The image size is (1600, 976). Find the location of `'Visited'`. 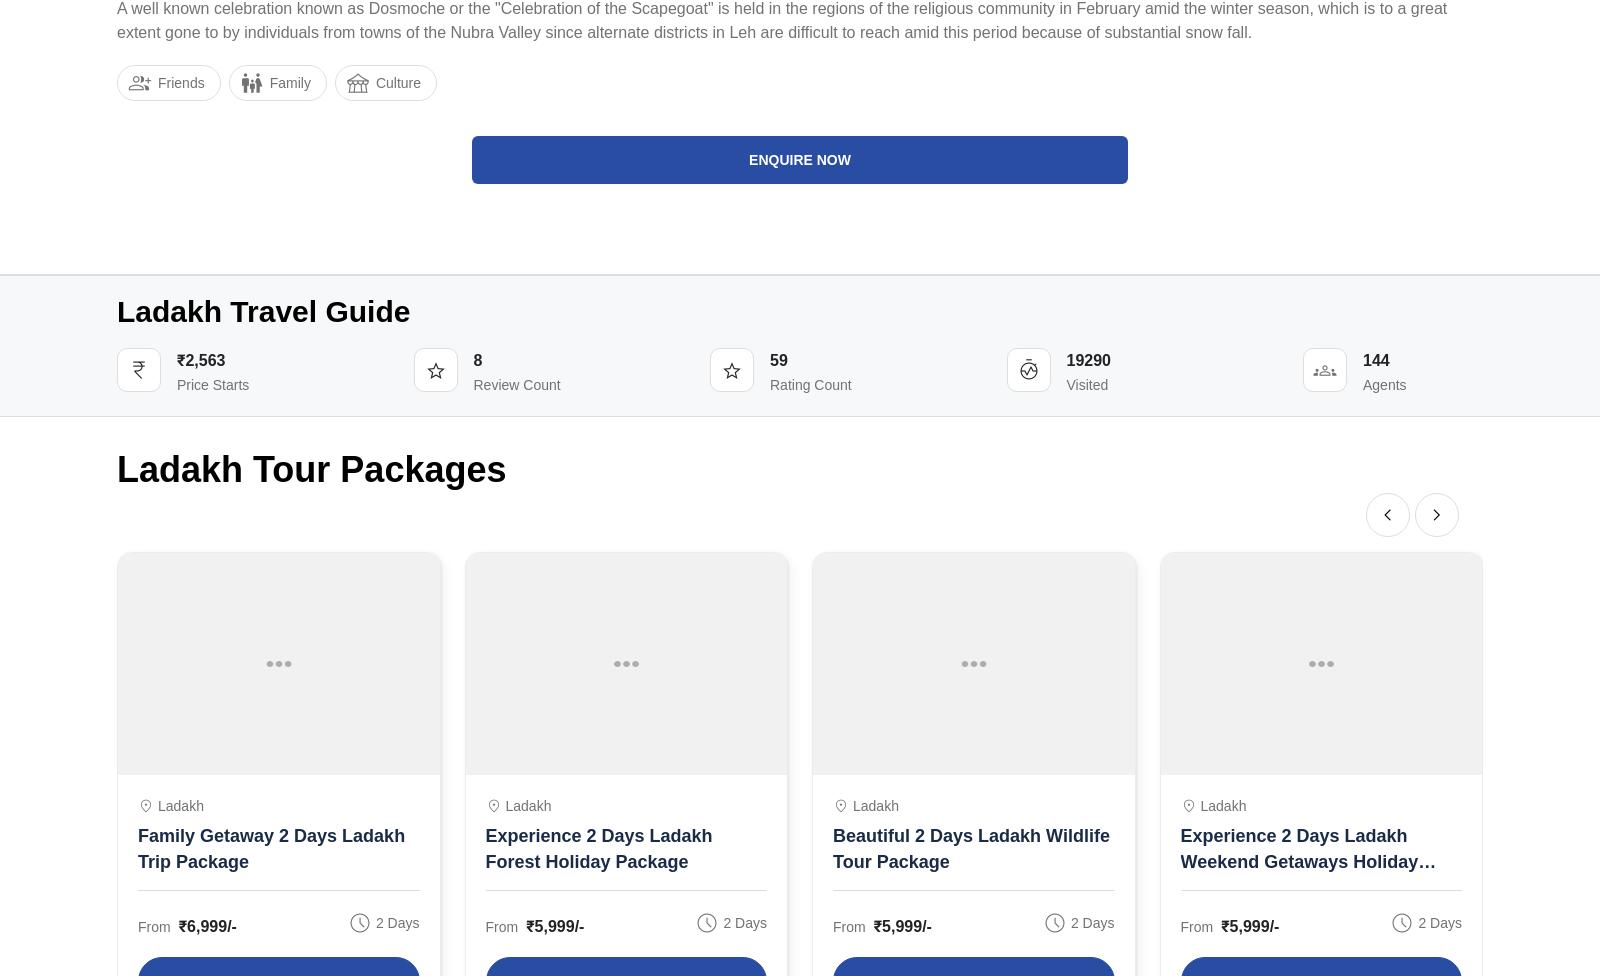

'Visited' is located at coordinates (1087, 384).